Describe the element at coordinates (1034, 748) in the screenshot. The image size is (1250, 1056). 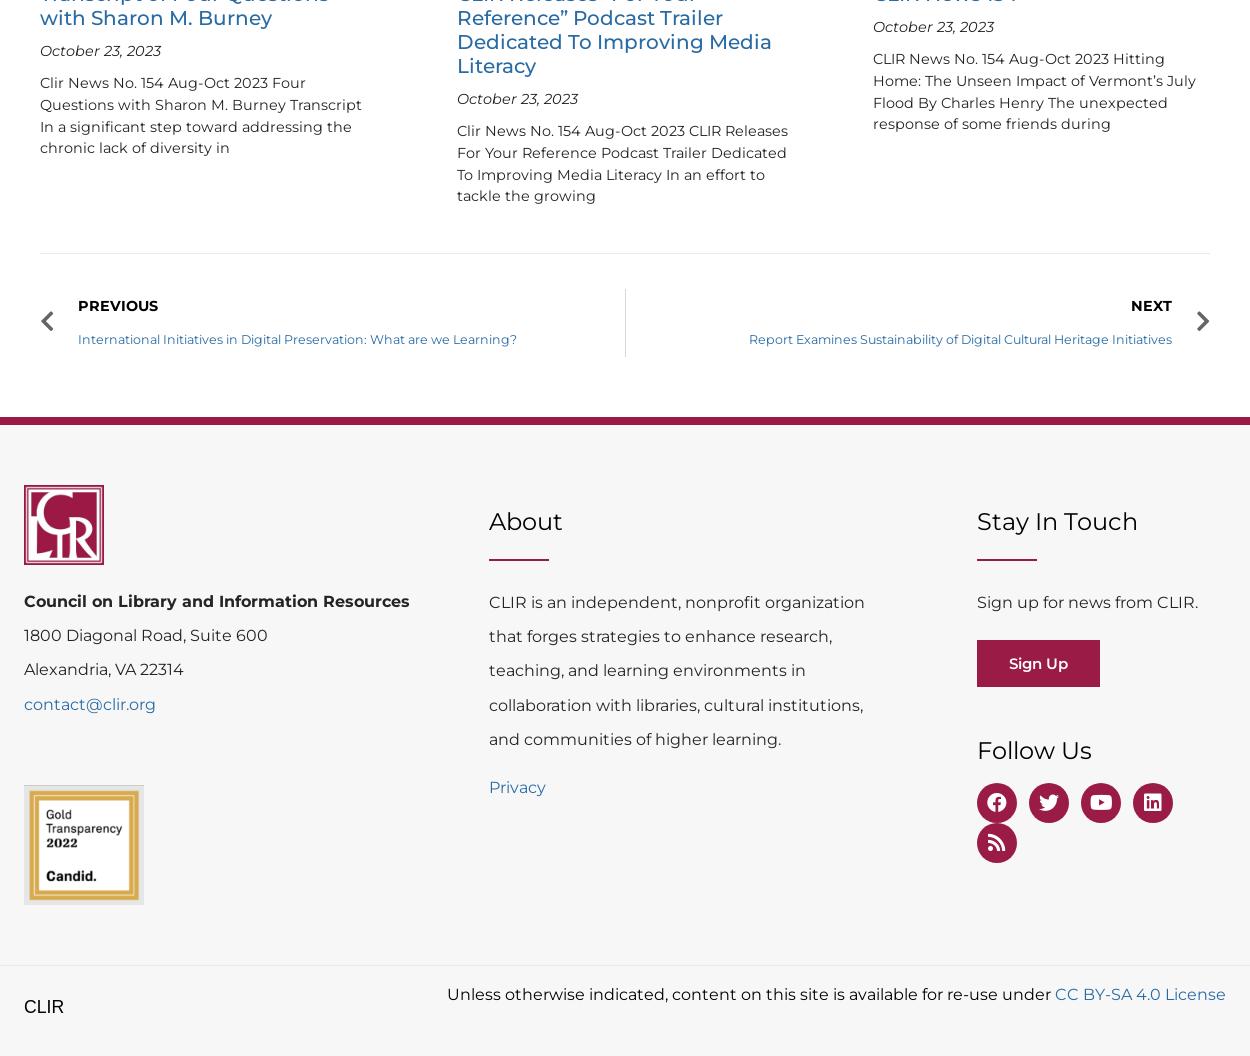
I see `'Follow Us'` at that location.